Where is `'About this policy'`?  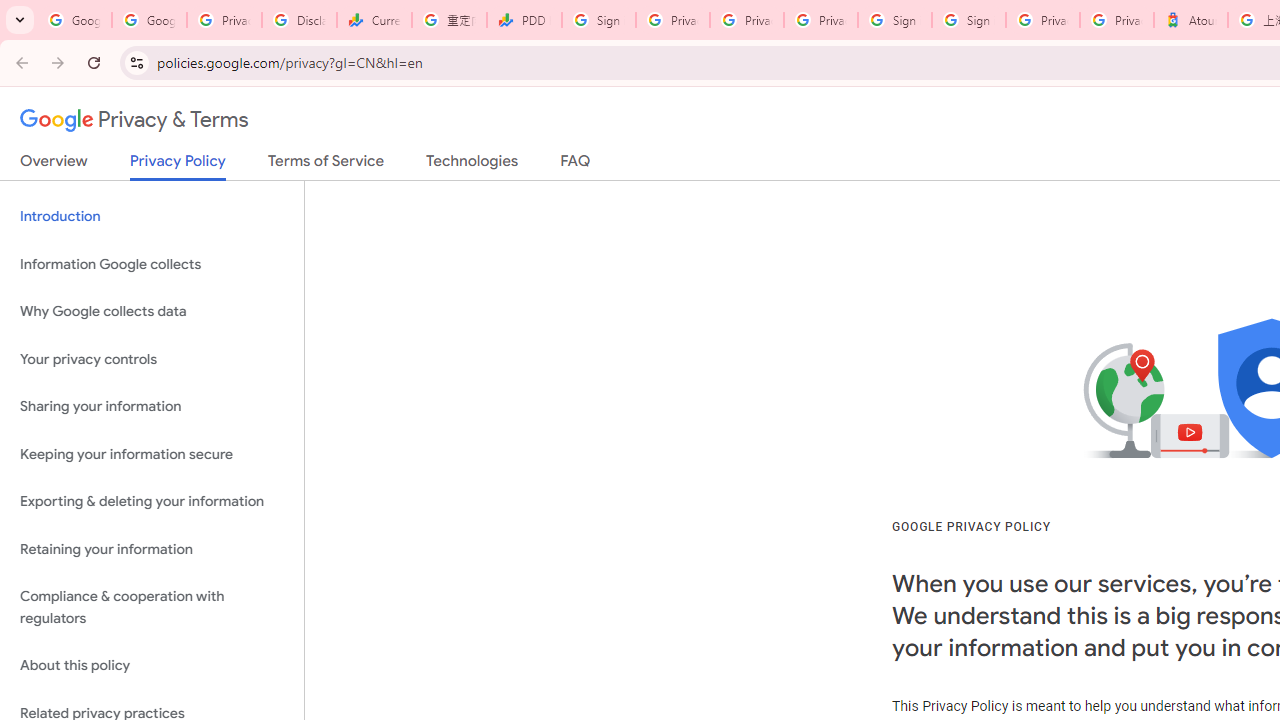
'About this policy' is located at coordinates (151, 666).